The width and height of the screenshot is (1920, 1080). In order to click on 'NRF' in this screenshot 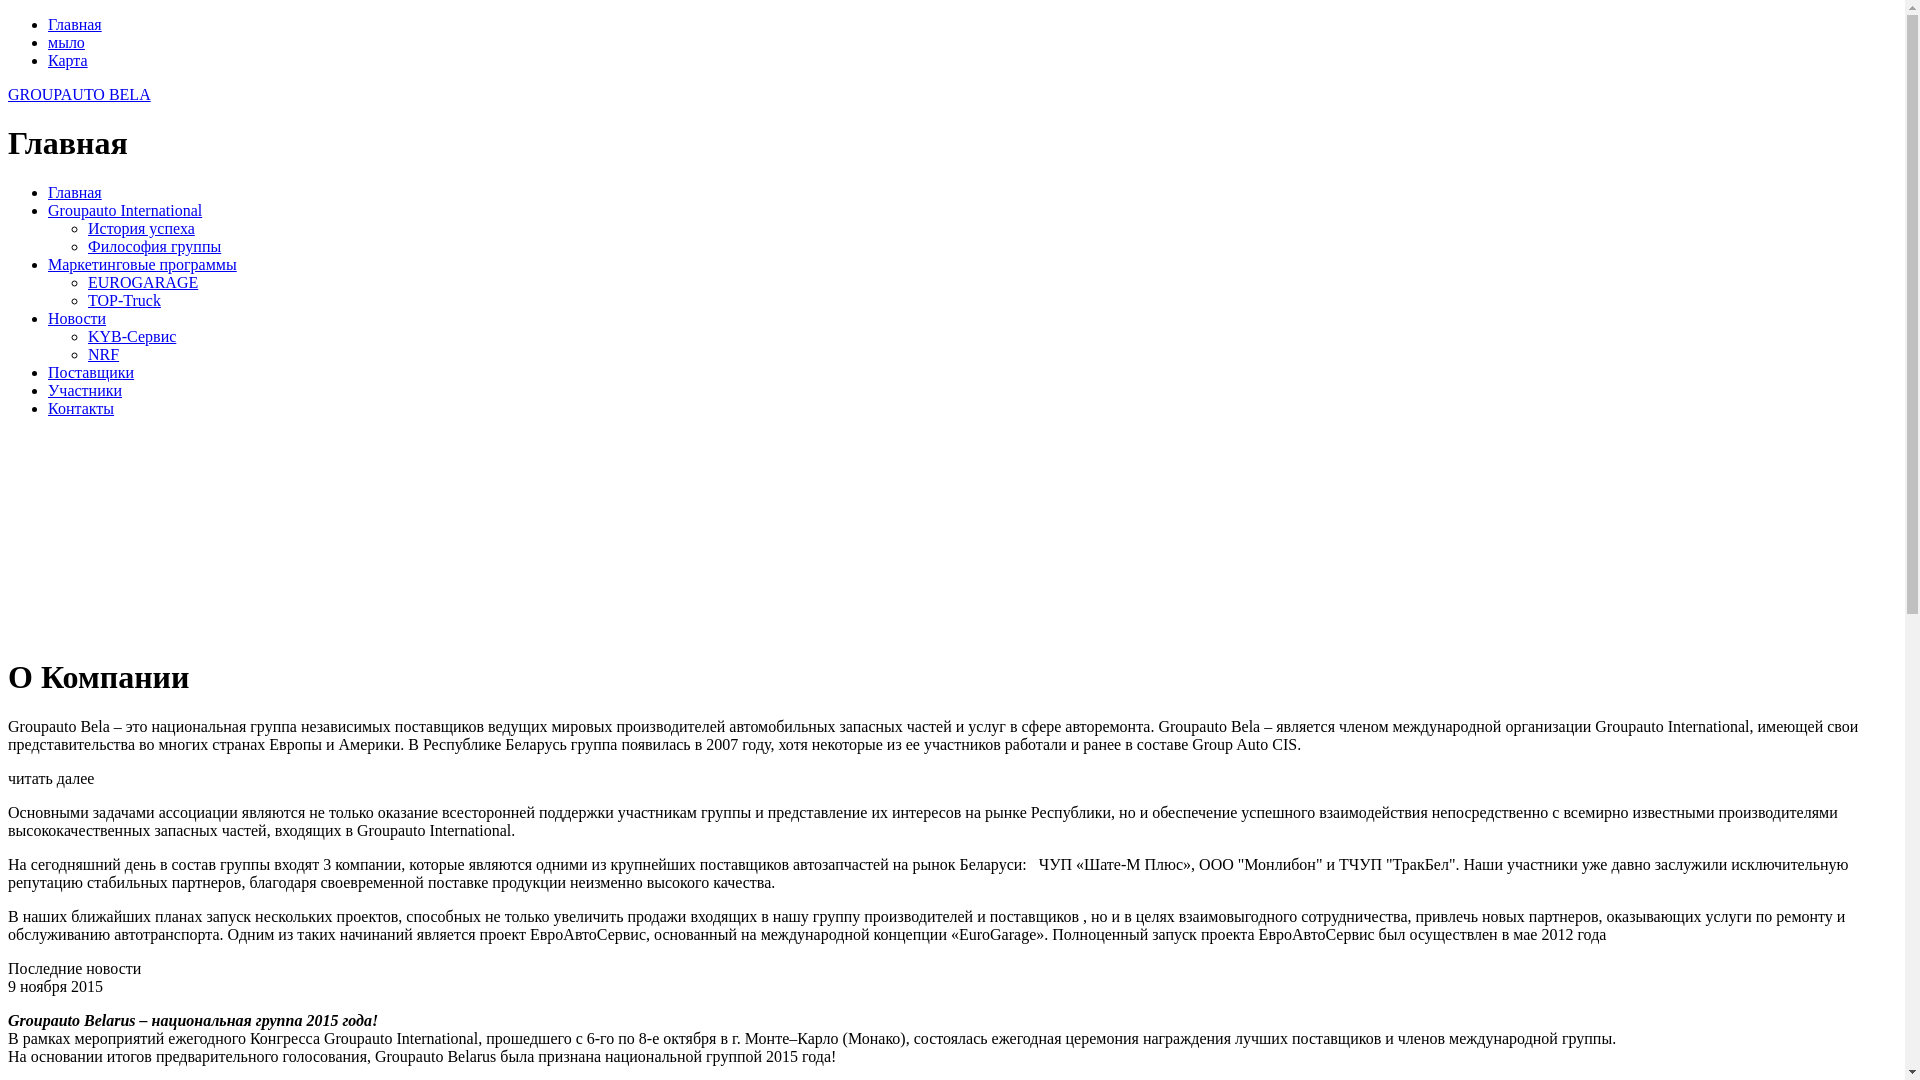, I will do `click(86, 353)`.